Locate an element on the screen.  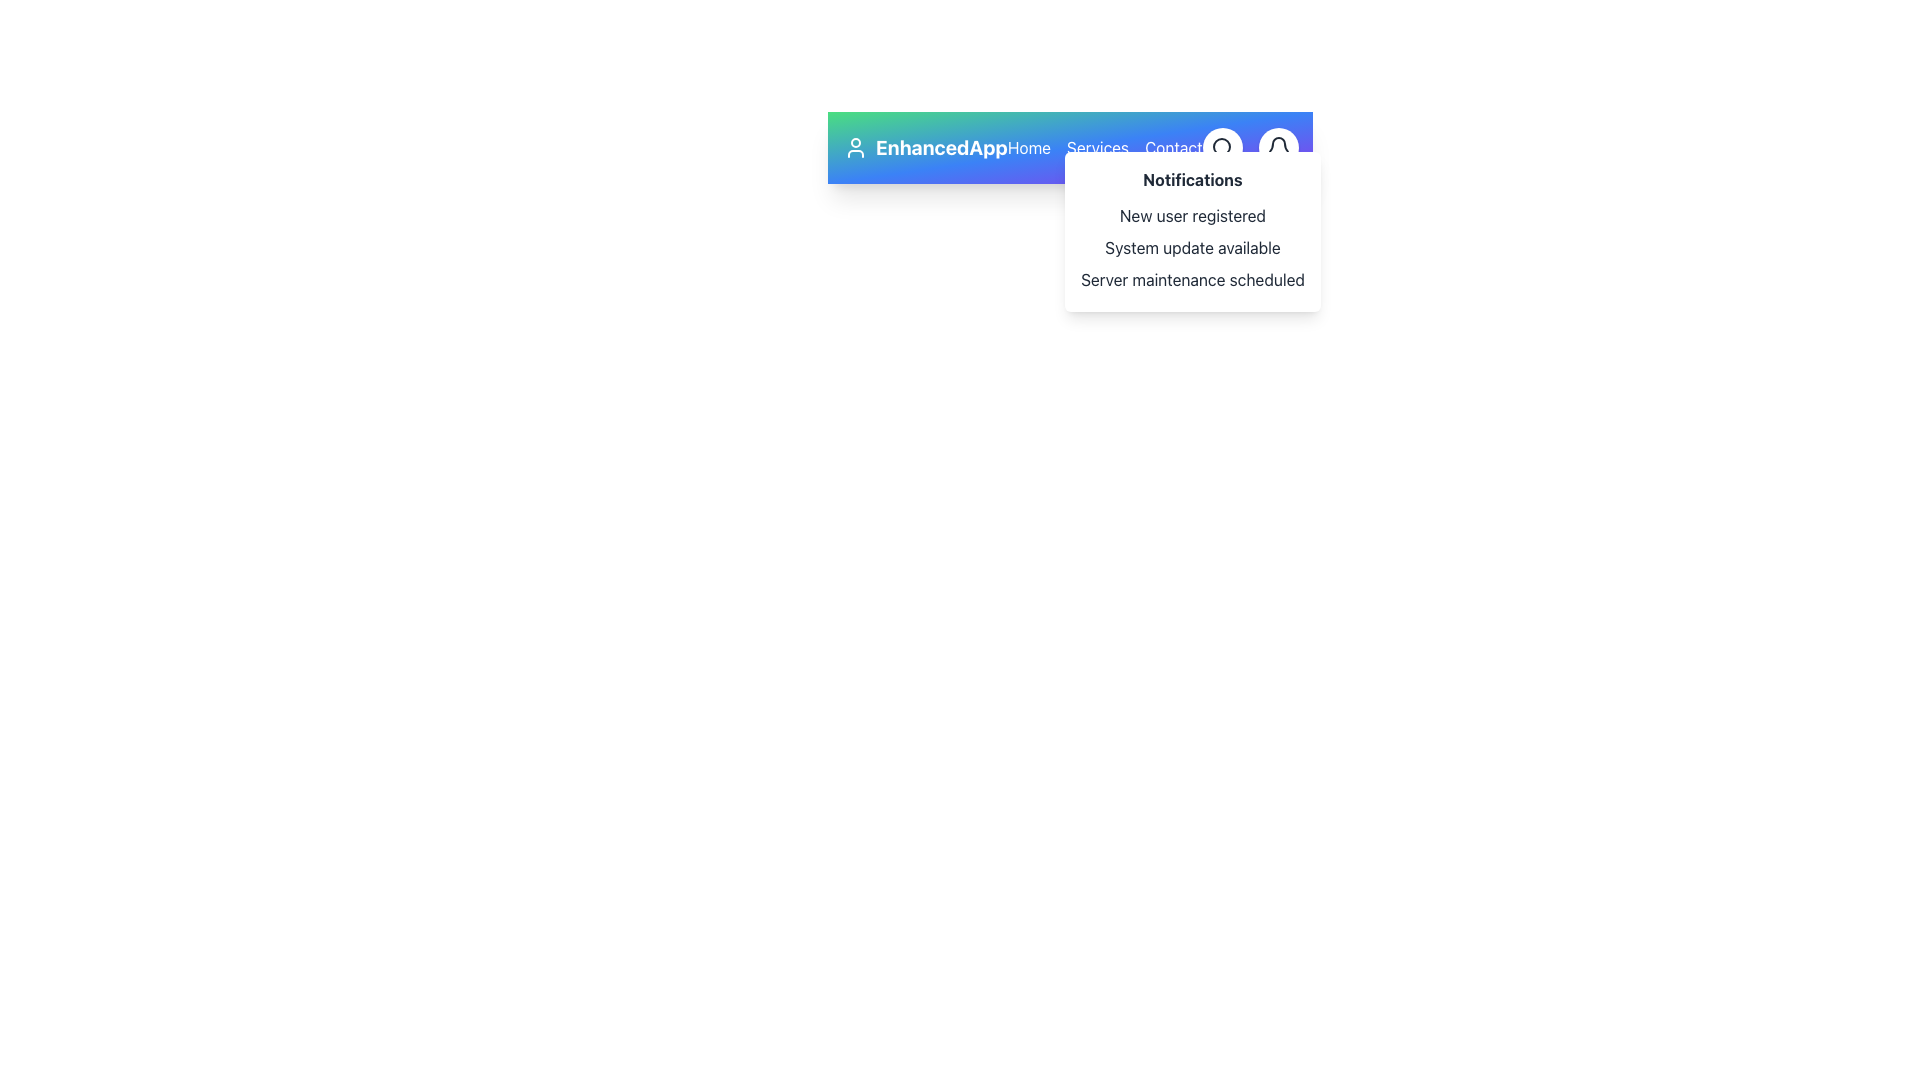
the 'Contact' hyperlink is located at coordinates (1173, 146).